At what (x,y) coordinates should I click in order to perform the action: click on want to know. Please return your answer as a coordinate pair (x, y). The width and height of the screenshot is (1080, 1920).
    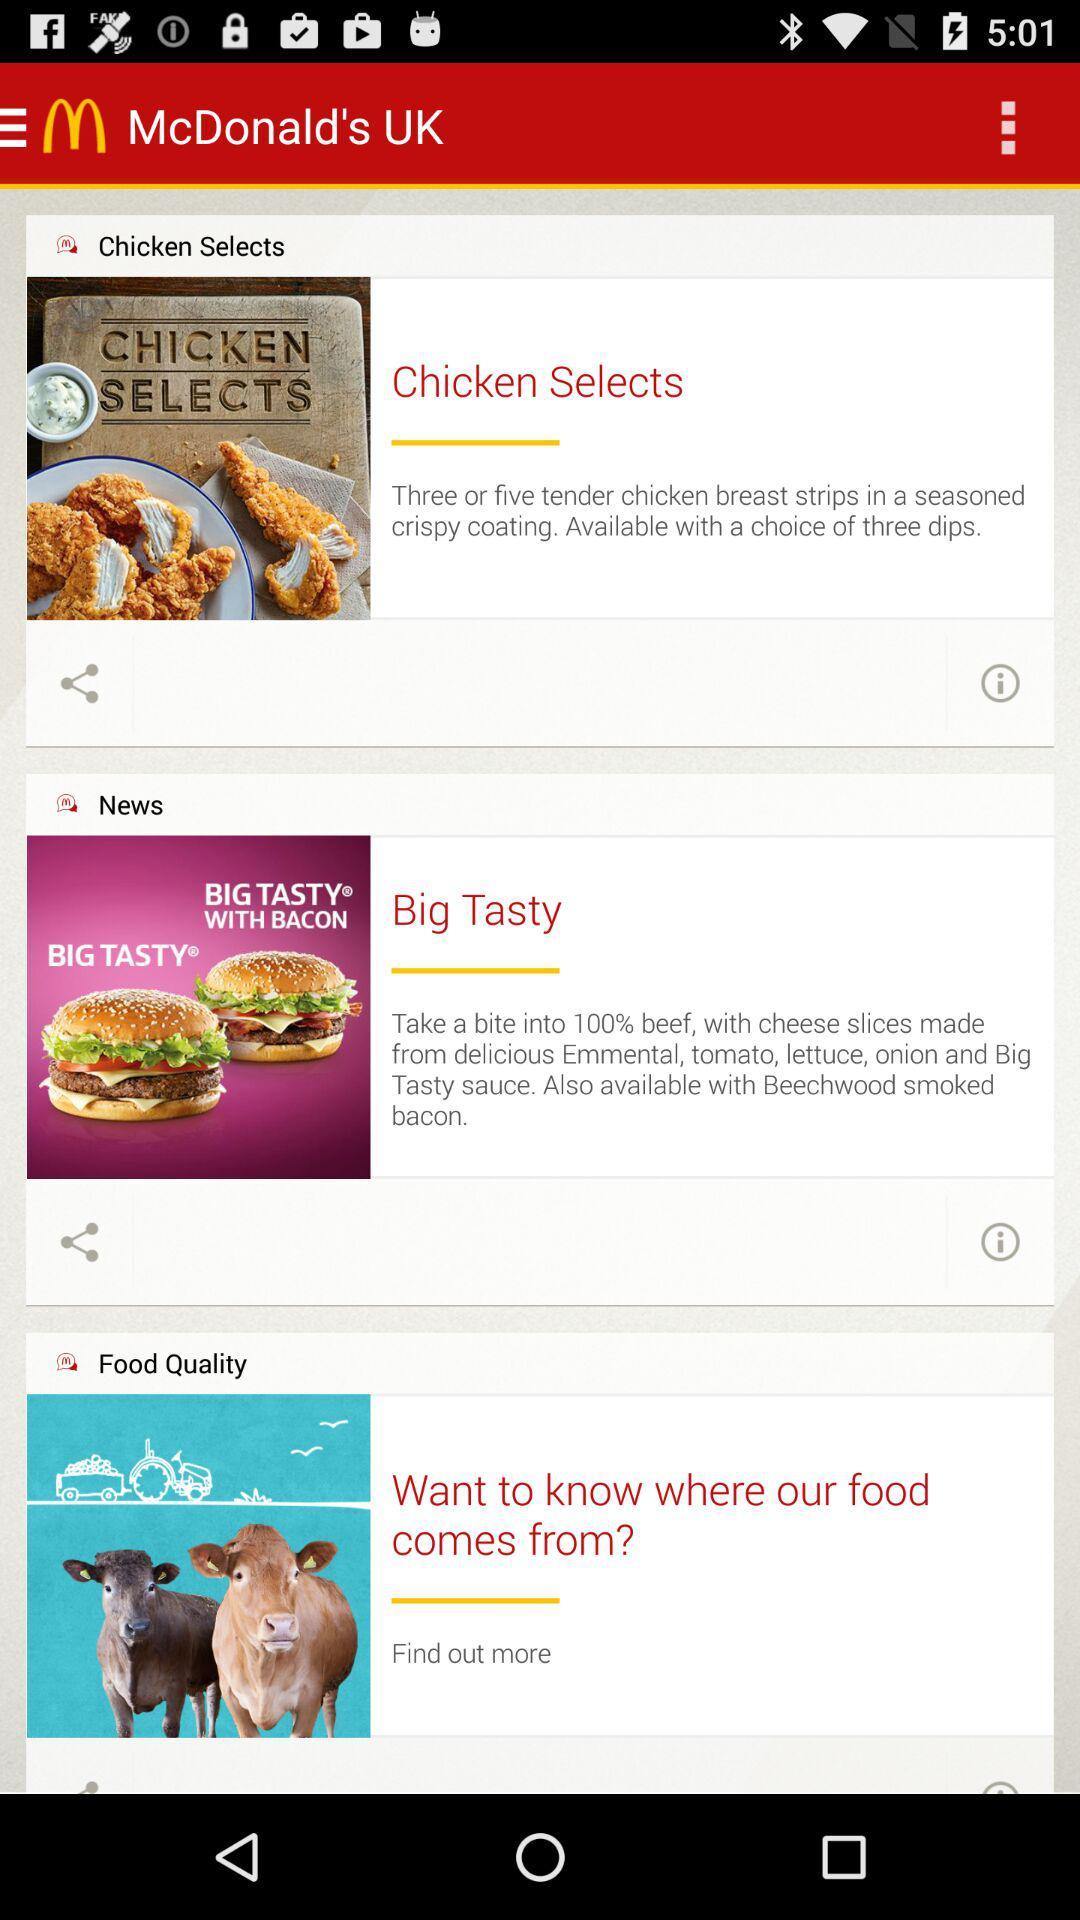
    Looking at the image, I should click on (711, 1513).